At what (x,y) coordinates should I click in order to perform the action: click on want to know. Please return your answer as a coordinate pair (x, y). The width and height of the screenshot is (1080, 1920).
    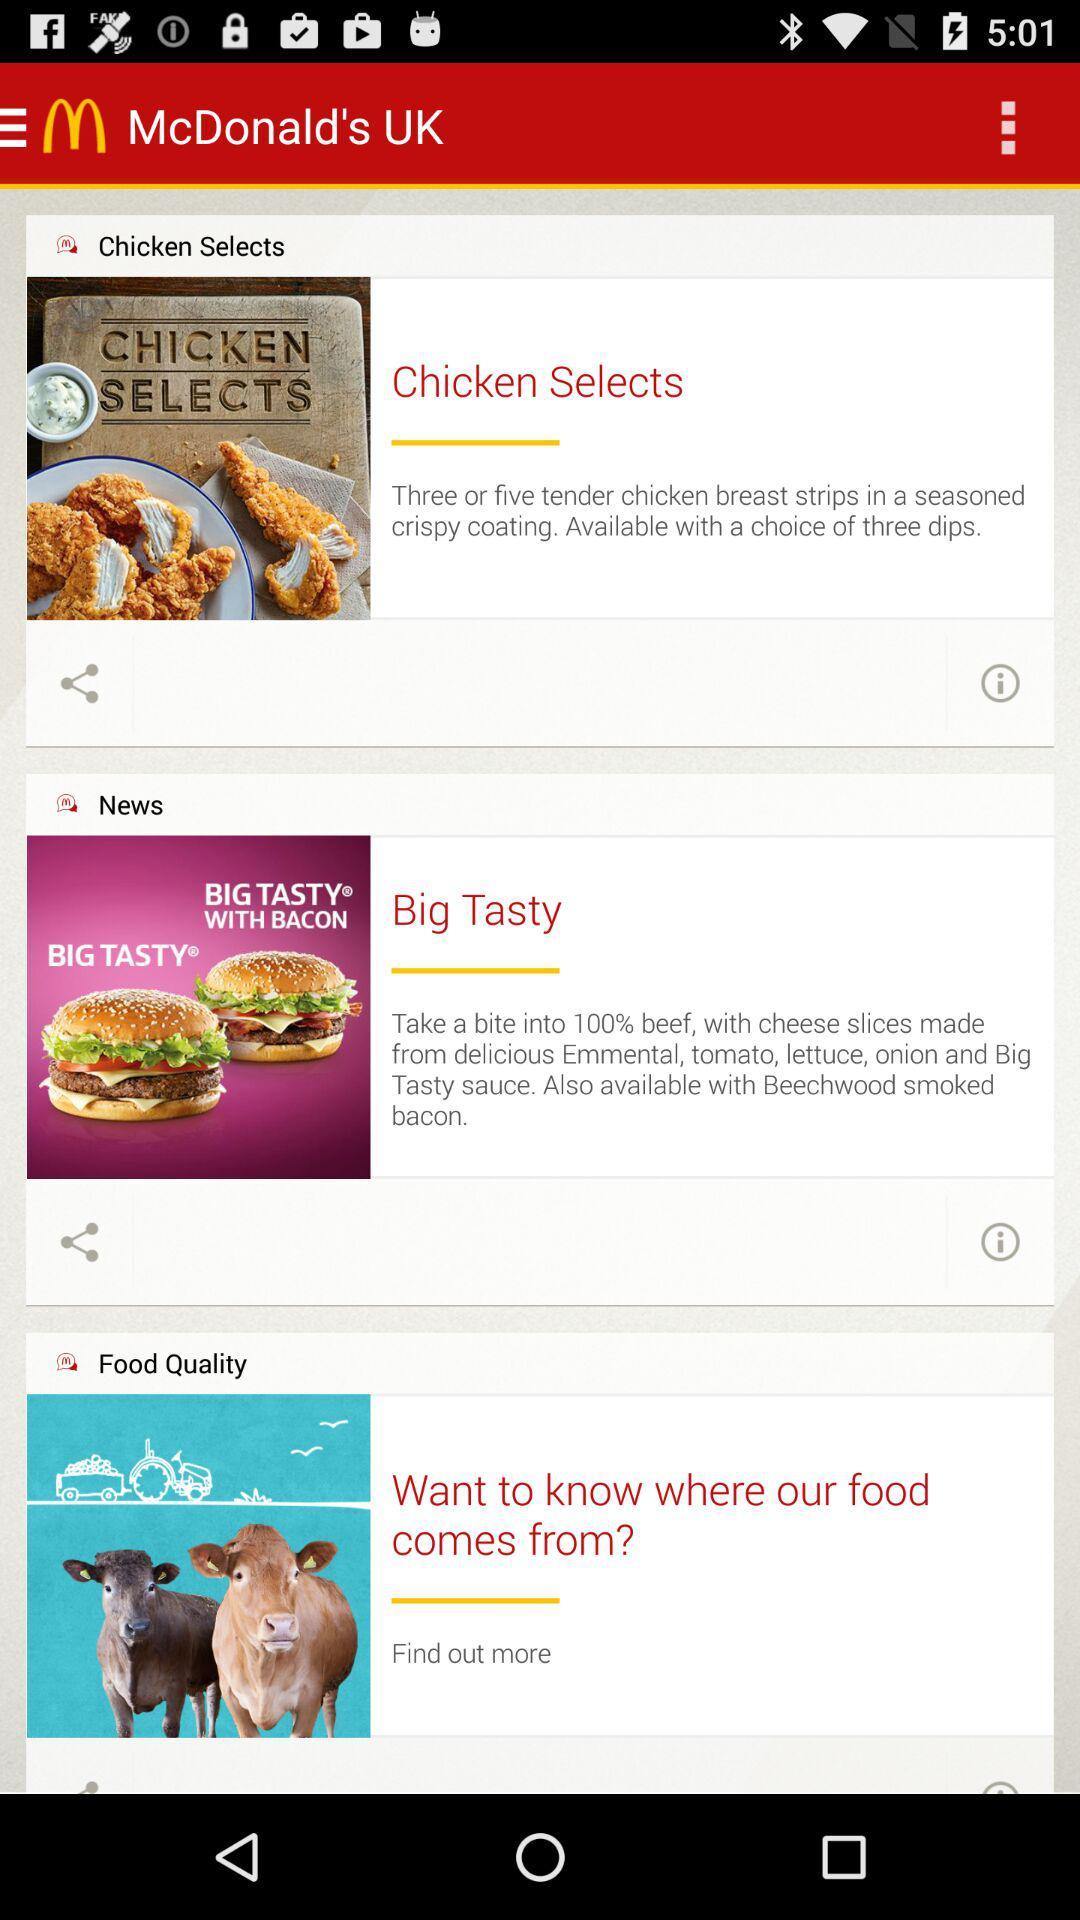
    Looking at the image, I should click on (711, 1513).